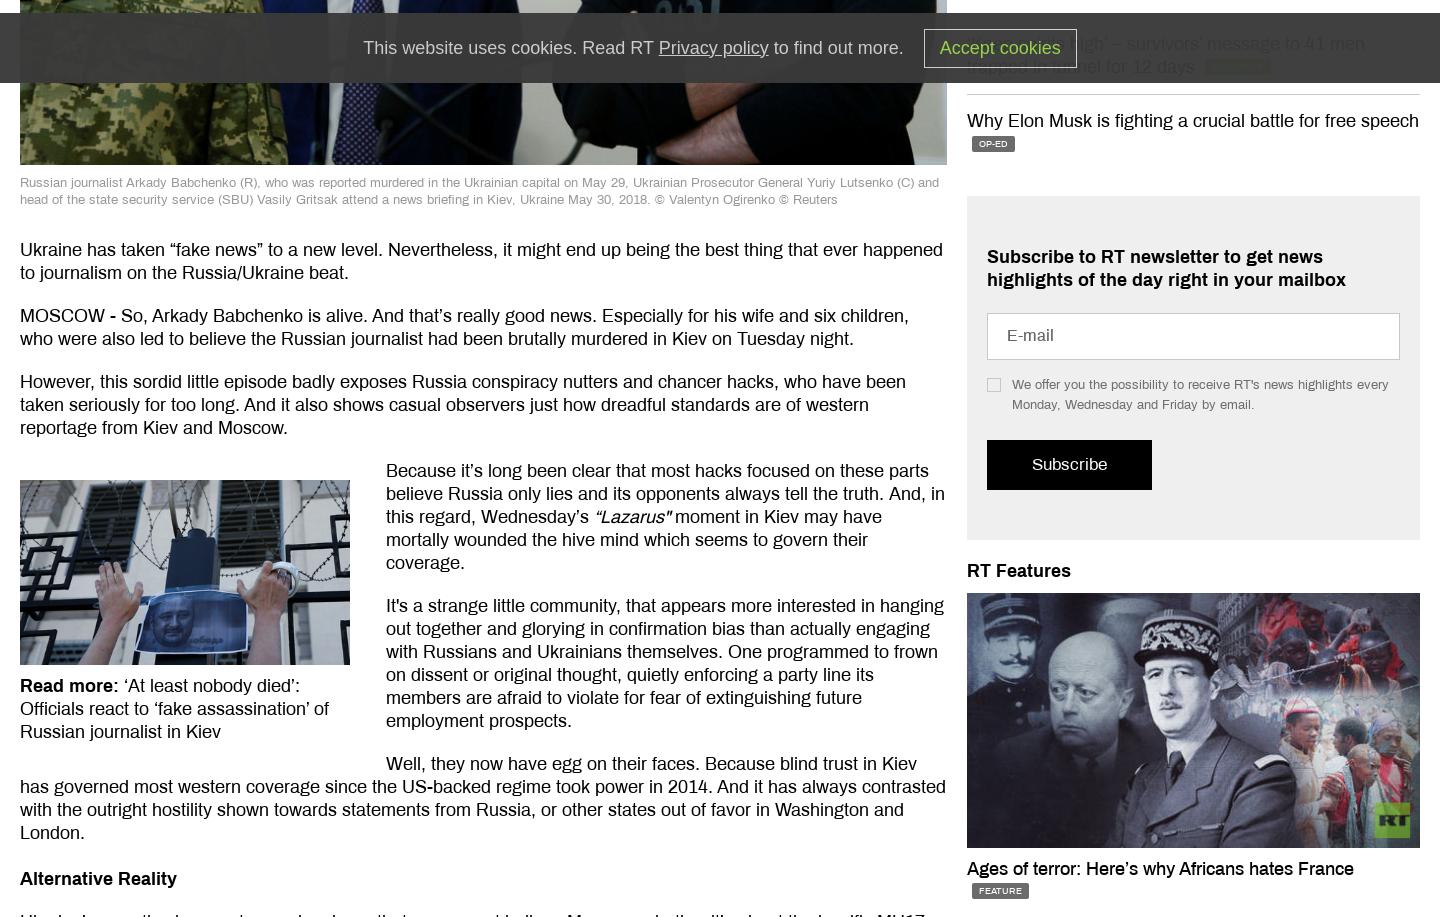 This screenshot has height=917, width=1440. What do you see at coordinates (766, 47) in the screenshot?
I see `'to find out more.'` at bounding box center [766, 47].